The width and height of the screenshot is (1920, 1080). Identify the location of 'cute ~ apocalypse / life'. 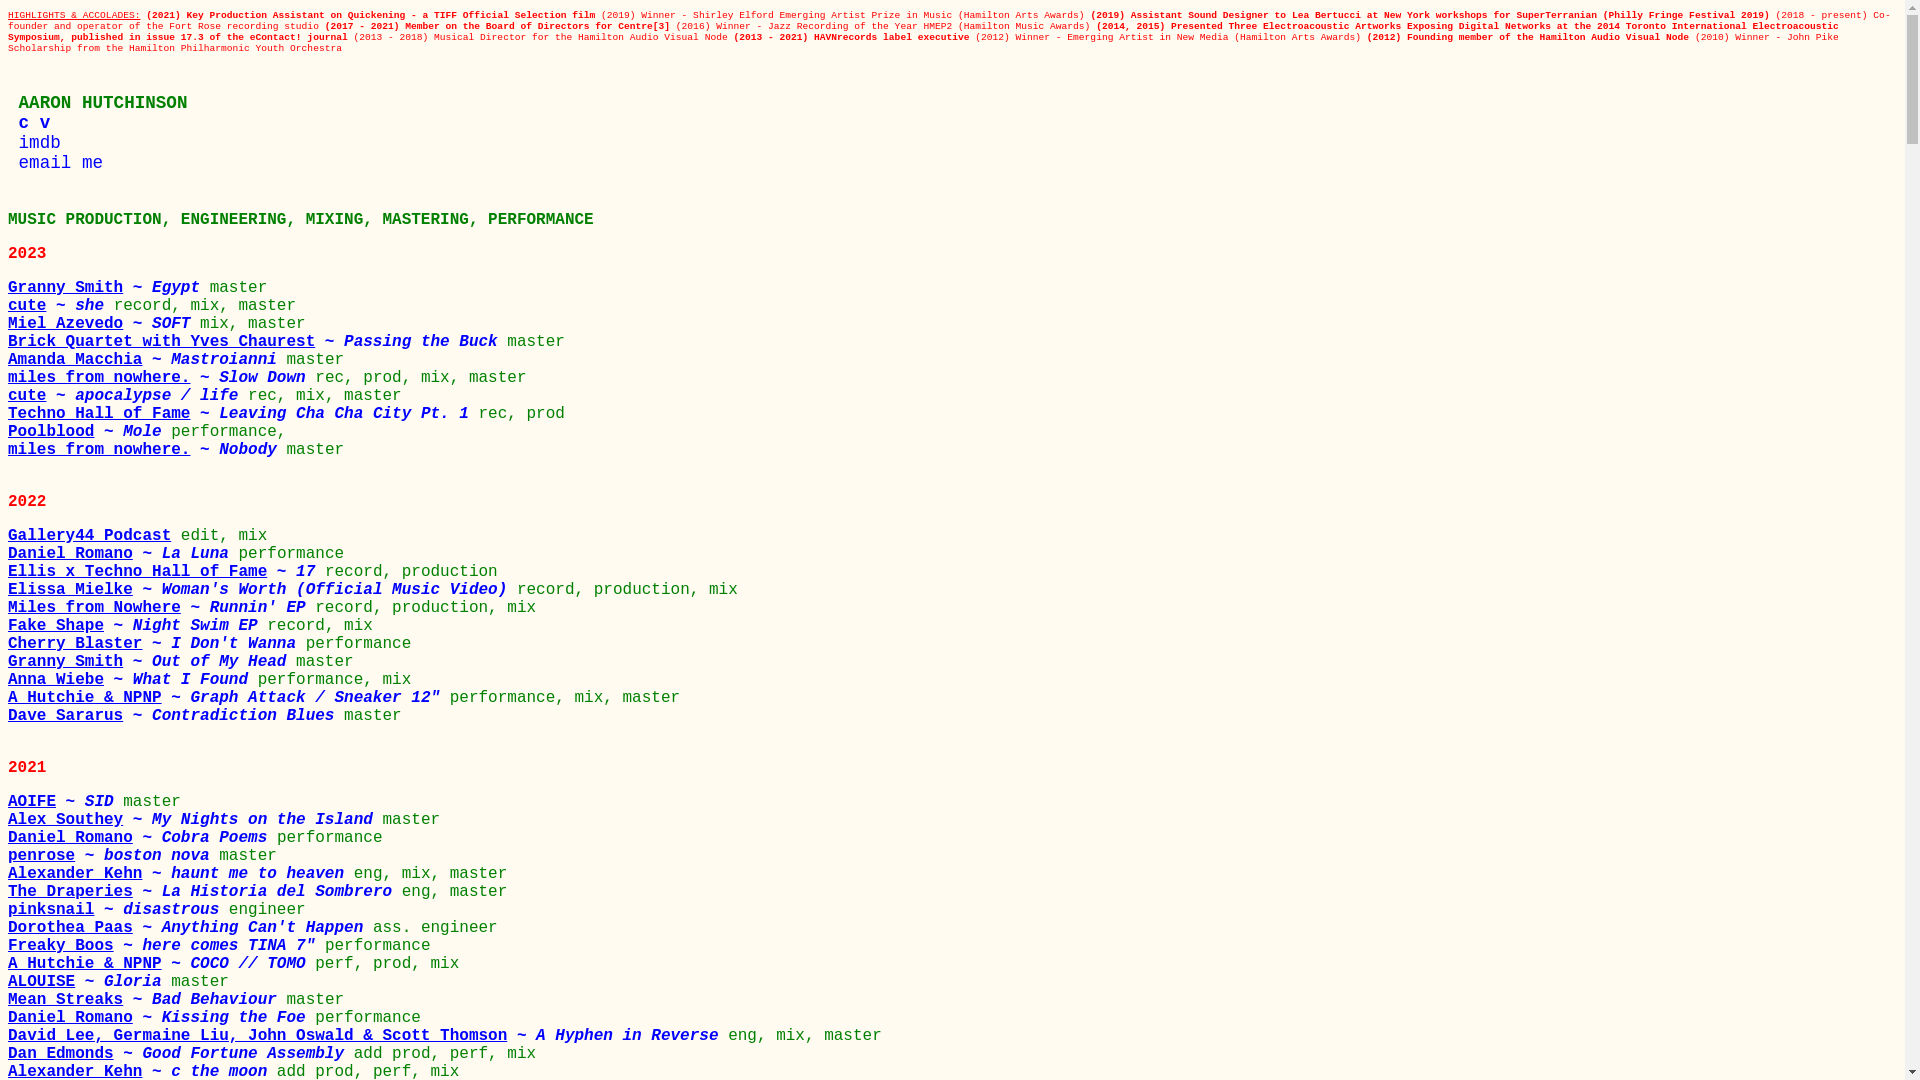
(8, 396).